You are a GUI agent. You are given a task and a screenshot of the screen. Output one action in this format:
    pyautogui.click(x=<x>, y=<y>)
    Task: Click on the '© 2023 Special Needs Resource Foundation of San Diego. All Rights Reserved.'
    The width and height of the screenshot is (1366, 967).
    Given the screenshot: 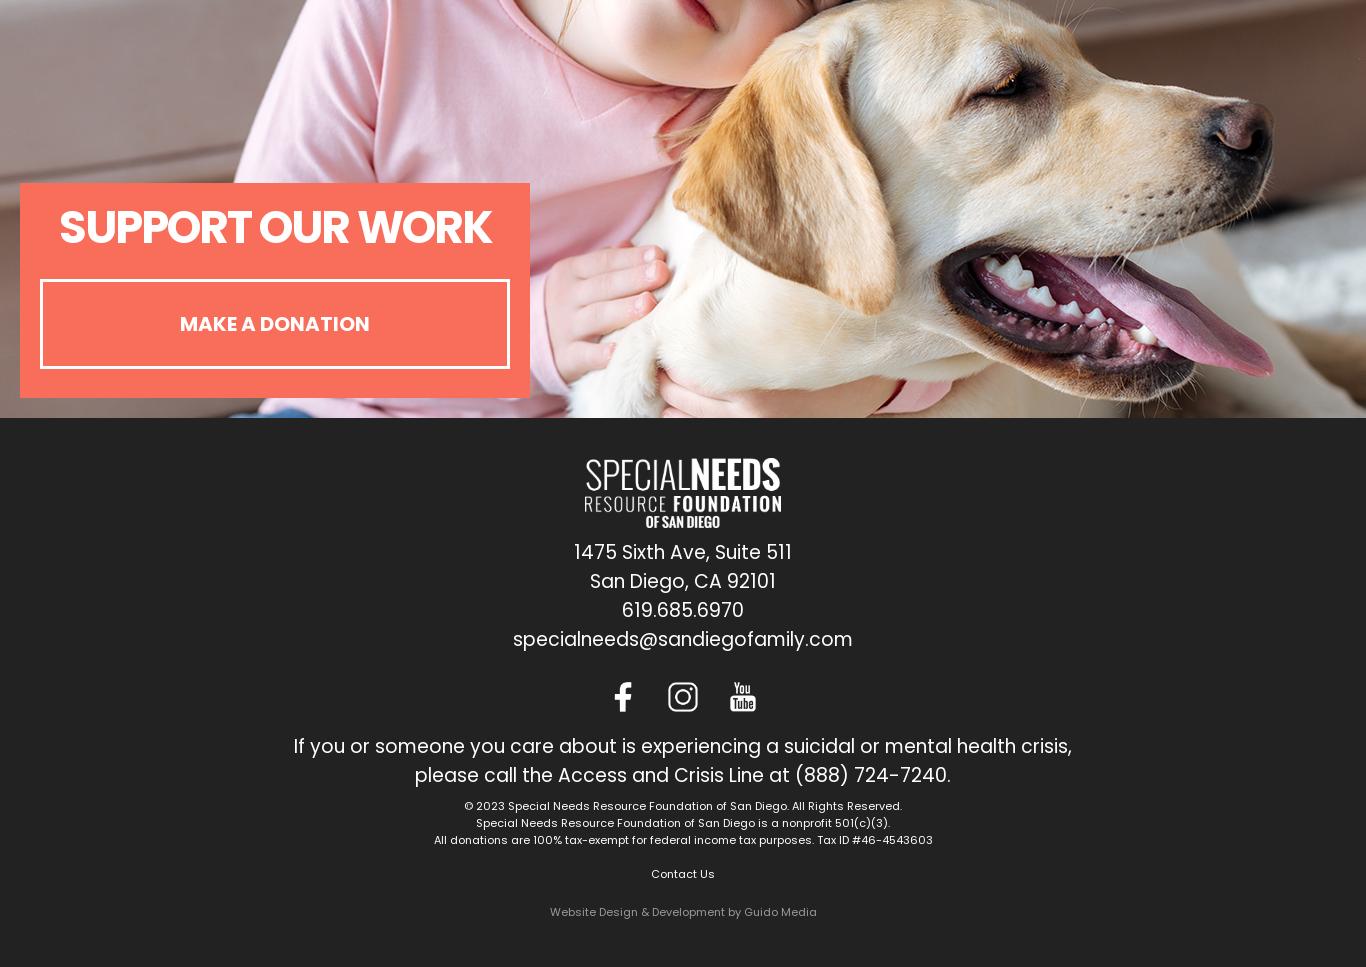 What is the action you would take?
    pyautogui.click(x=683, y=804)
    